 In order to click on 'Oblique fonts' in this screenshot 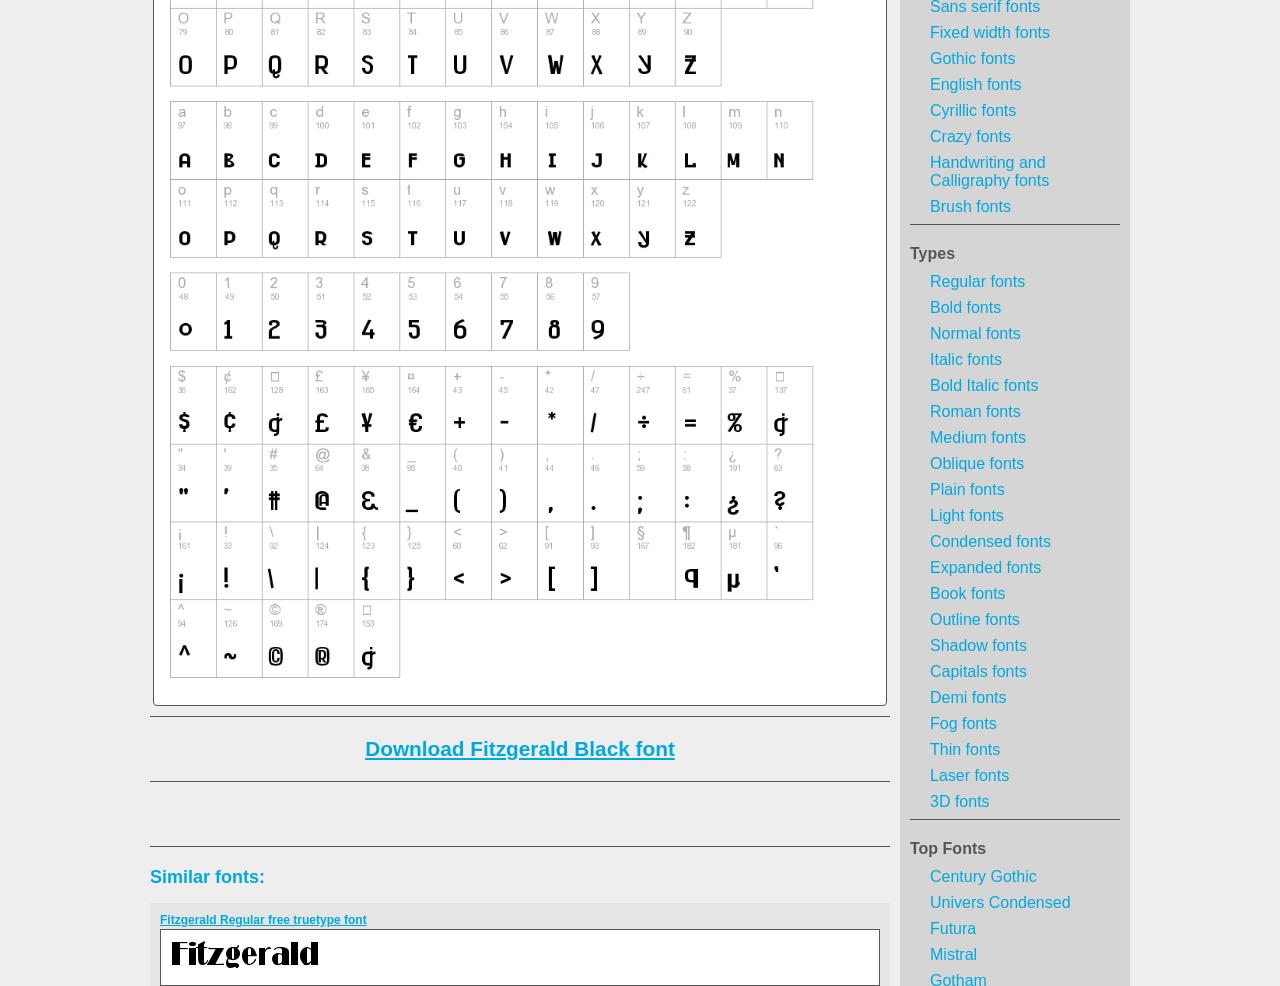, I will do `click(977, 463)`.